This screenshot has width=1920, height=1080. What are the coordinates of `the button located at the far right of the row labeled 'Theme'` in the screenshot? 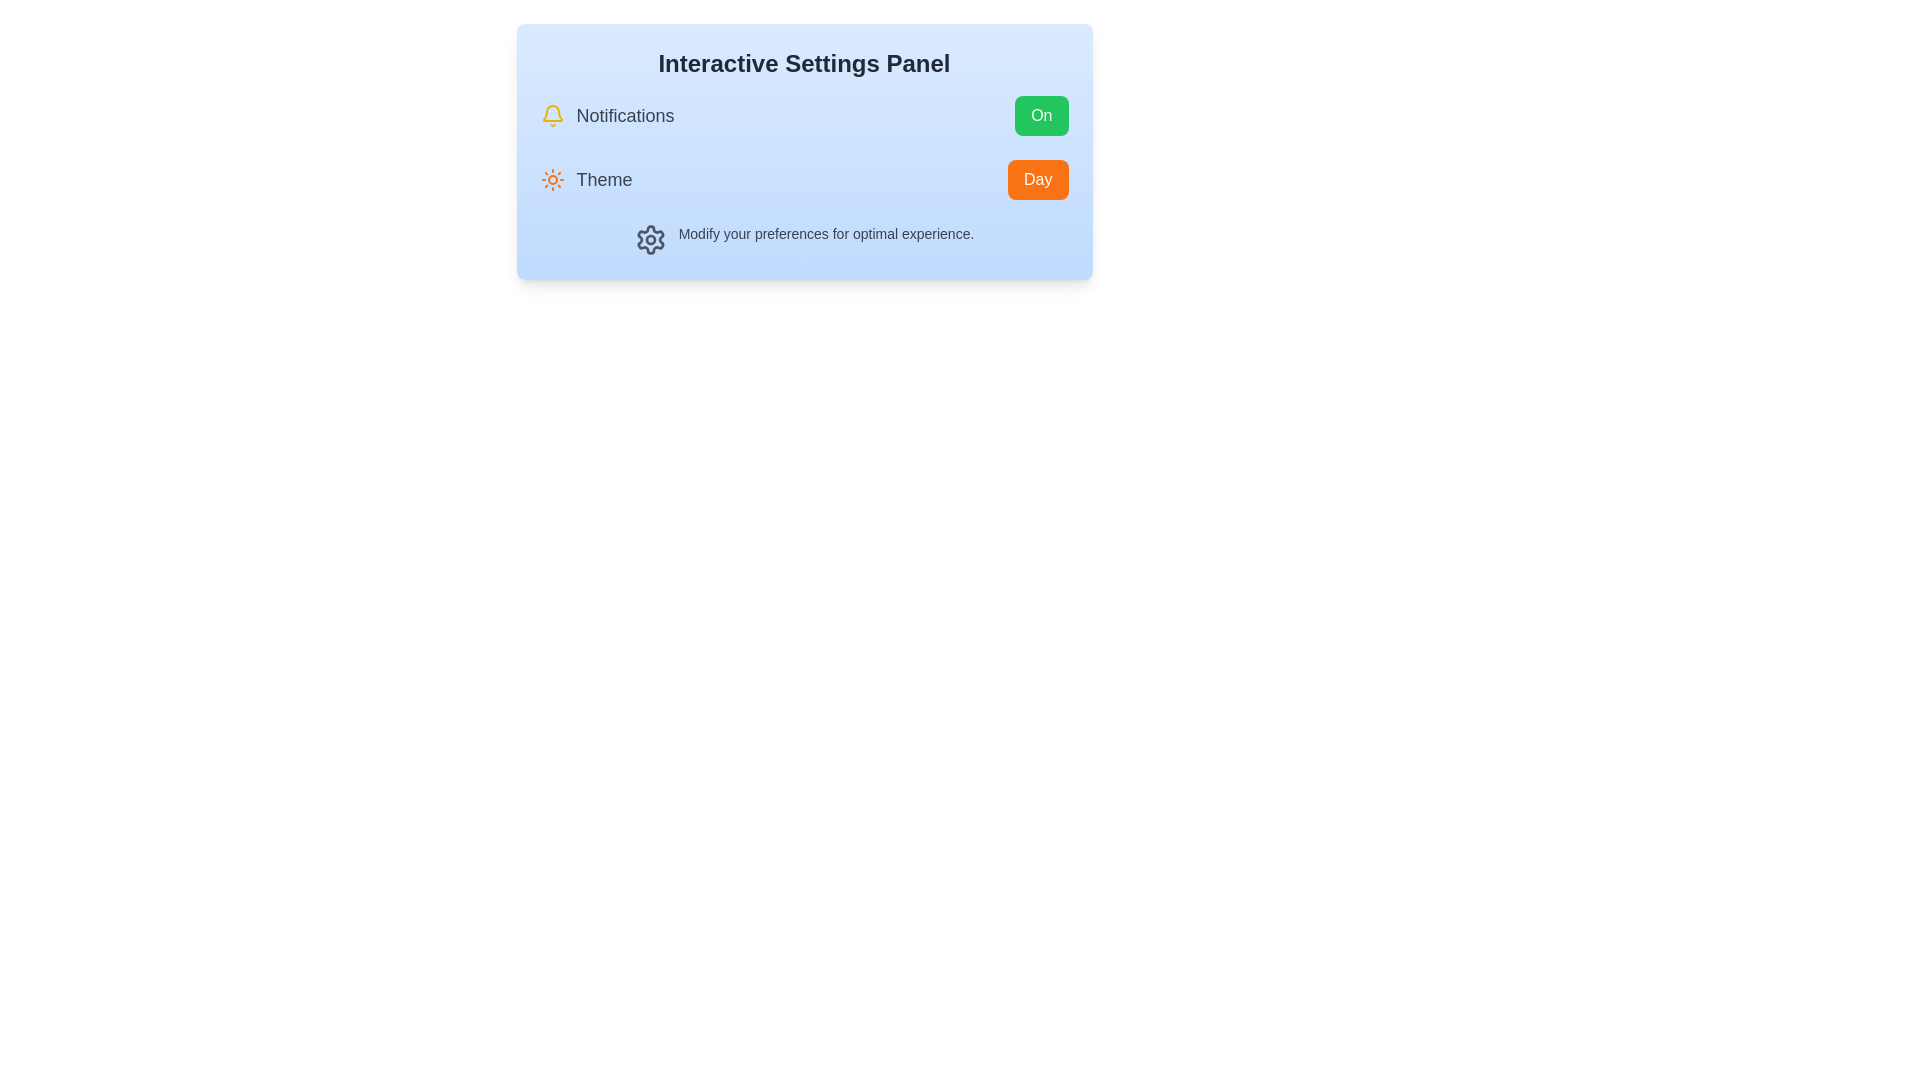 It's located at (1037, 180).